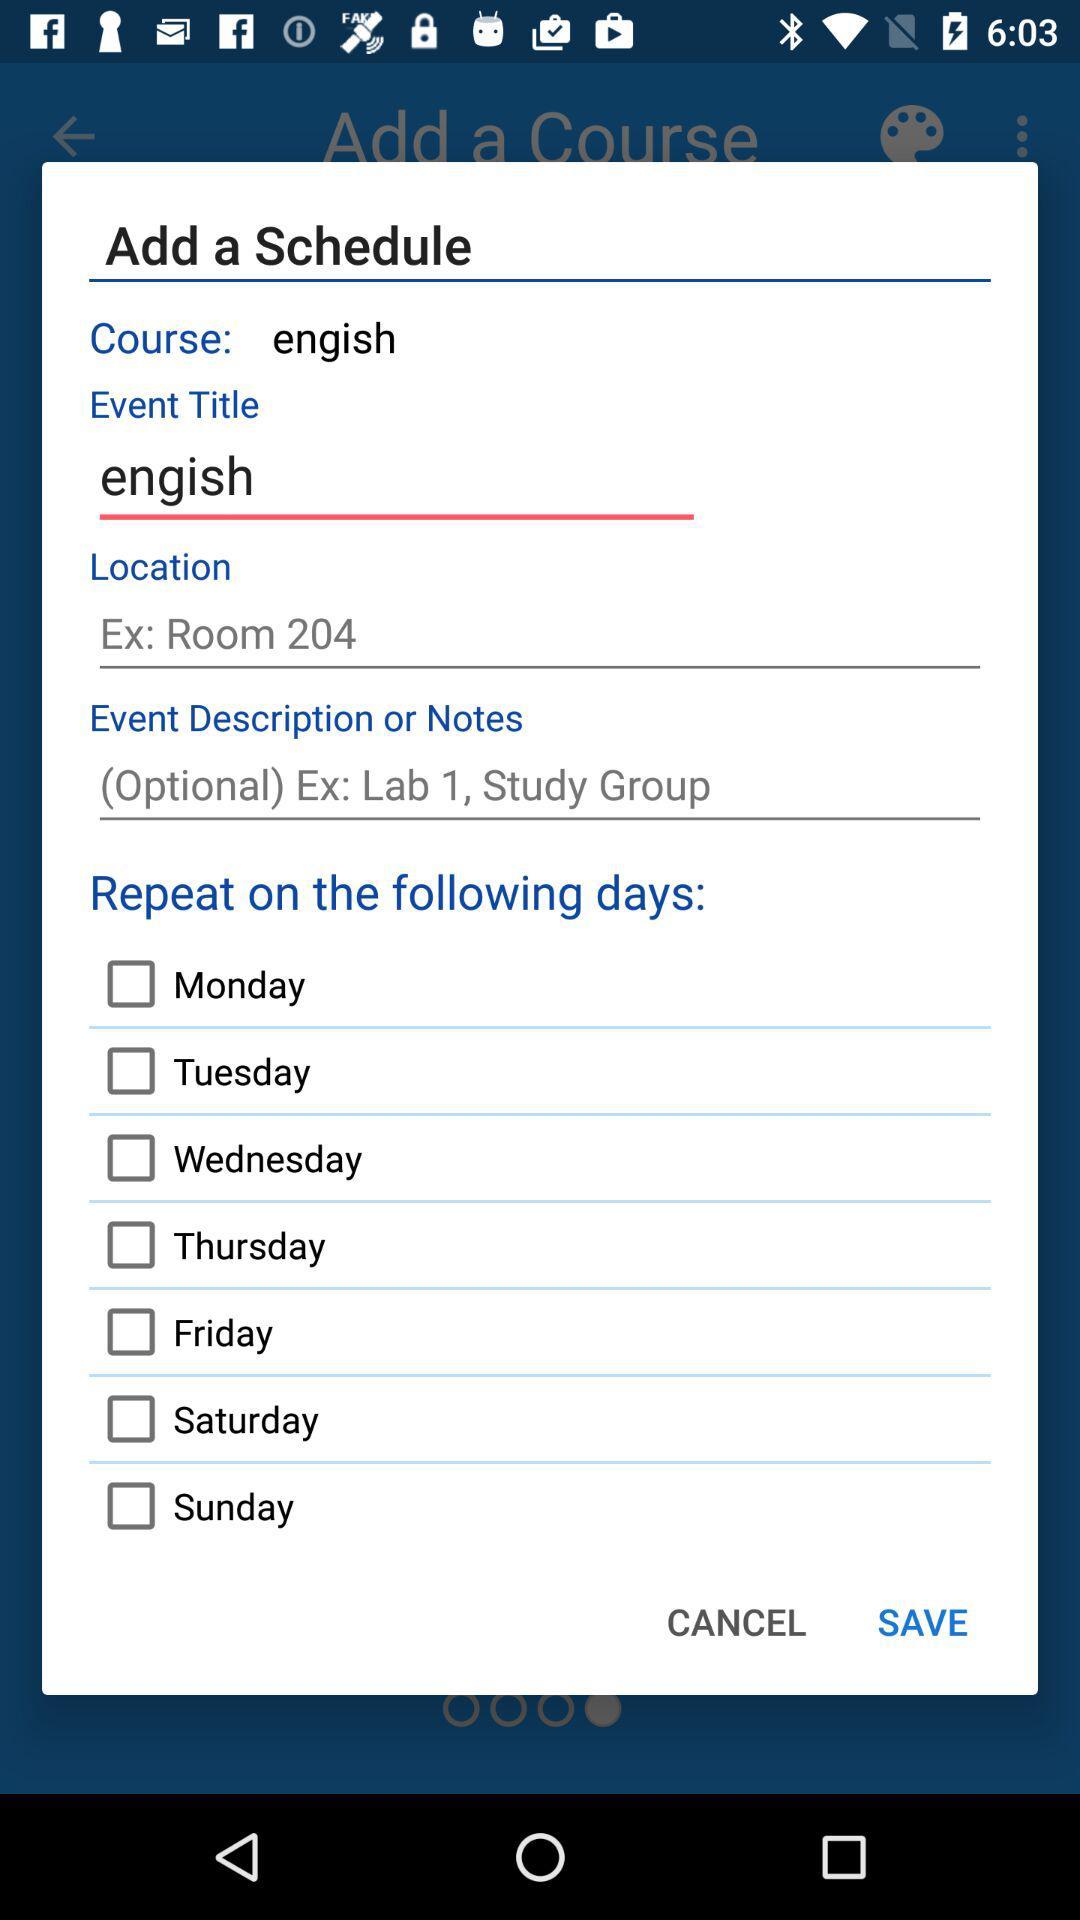  What do you see at coordinates (736, 1621) in the screenshot?
I see `the cancel` at bounding box center [736, 1621].